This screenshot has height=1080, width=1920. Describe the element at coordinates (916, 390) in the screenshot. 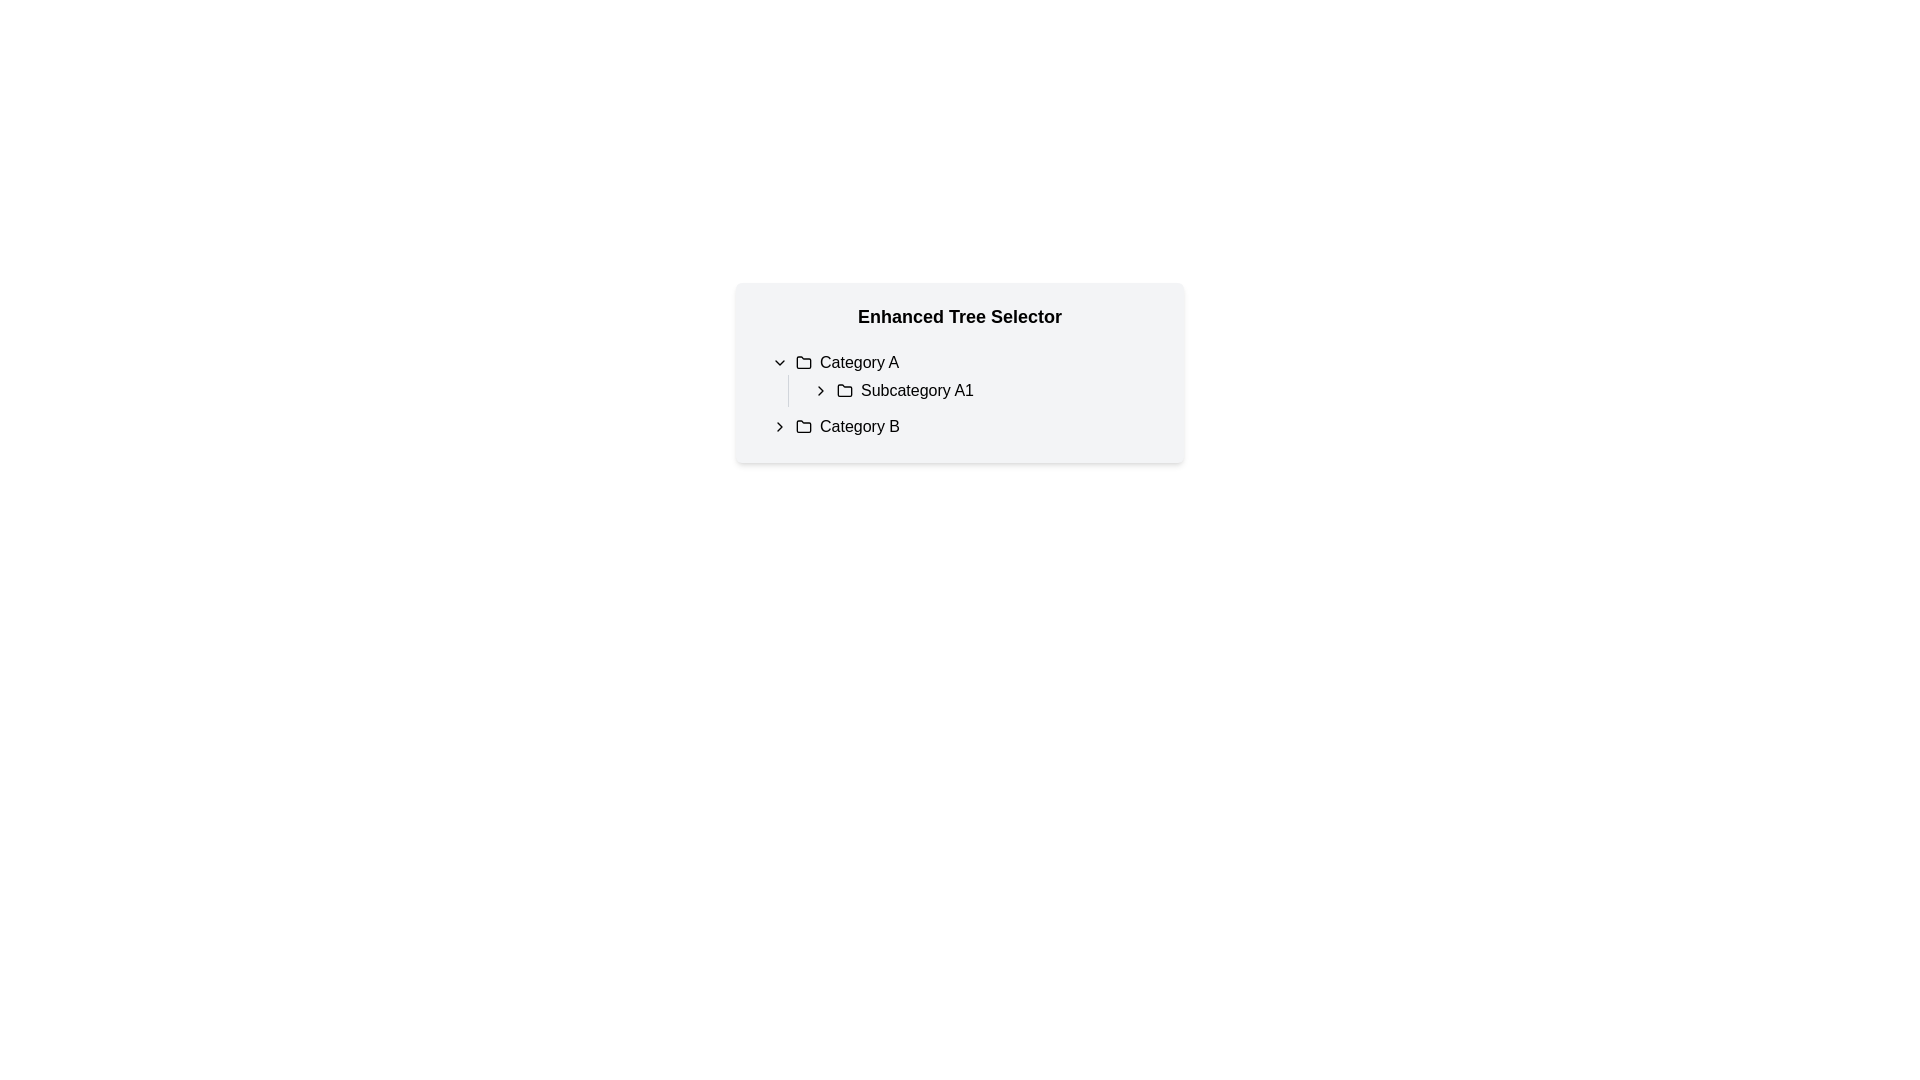

I see `the text label 'Subcategory A1'` at that location.